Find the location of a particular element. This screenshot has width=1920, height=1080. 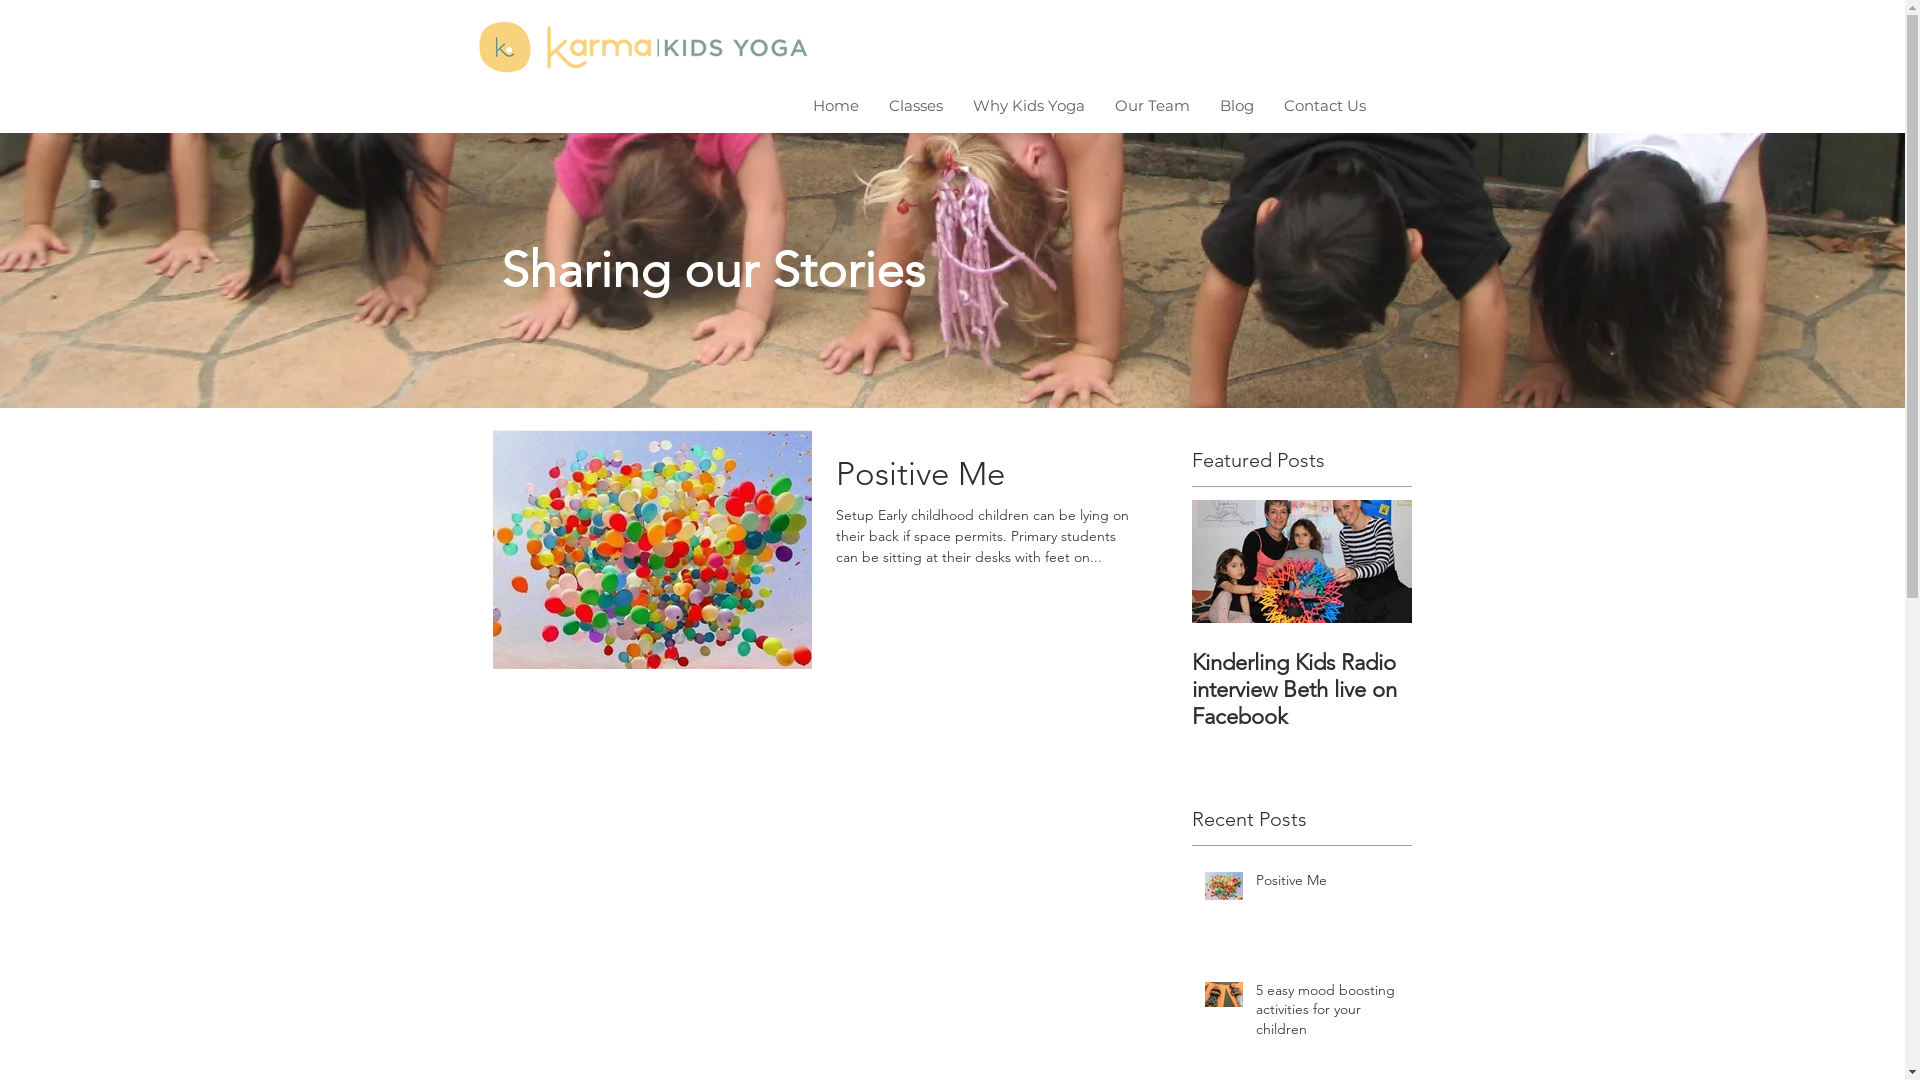

'Why Kids Yoga' is located at coordinates (1028, 105).